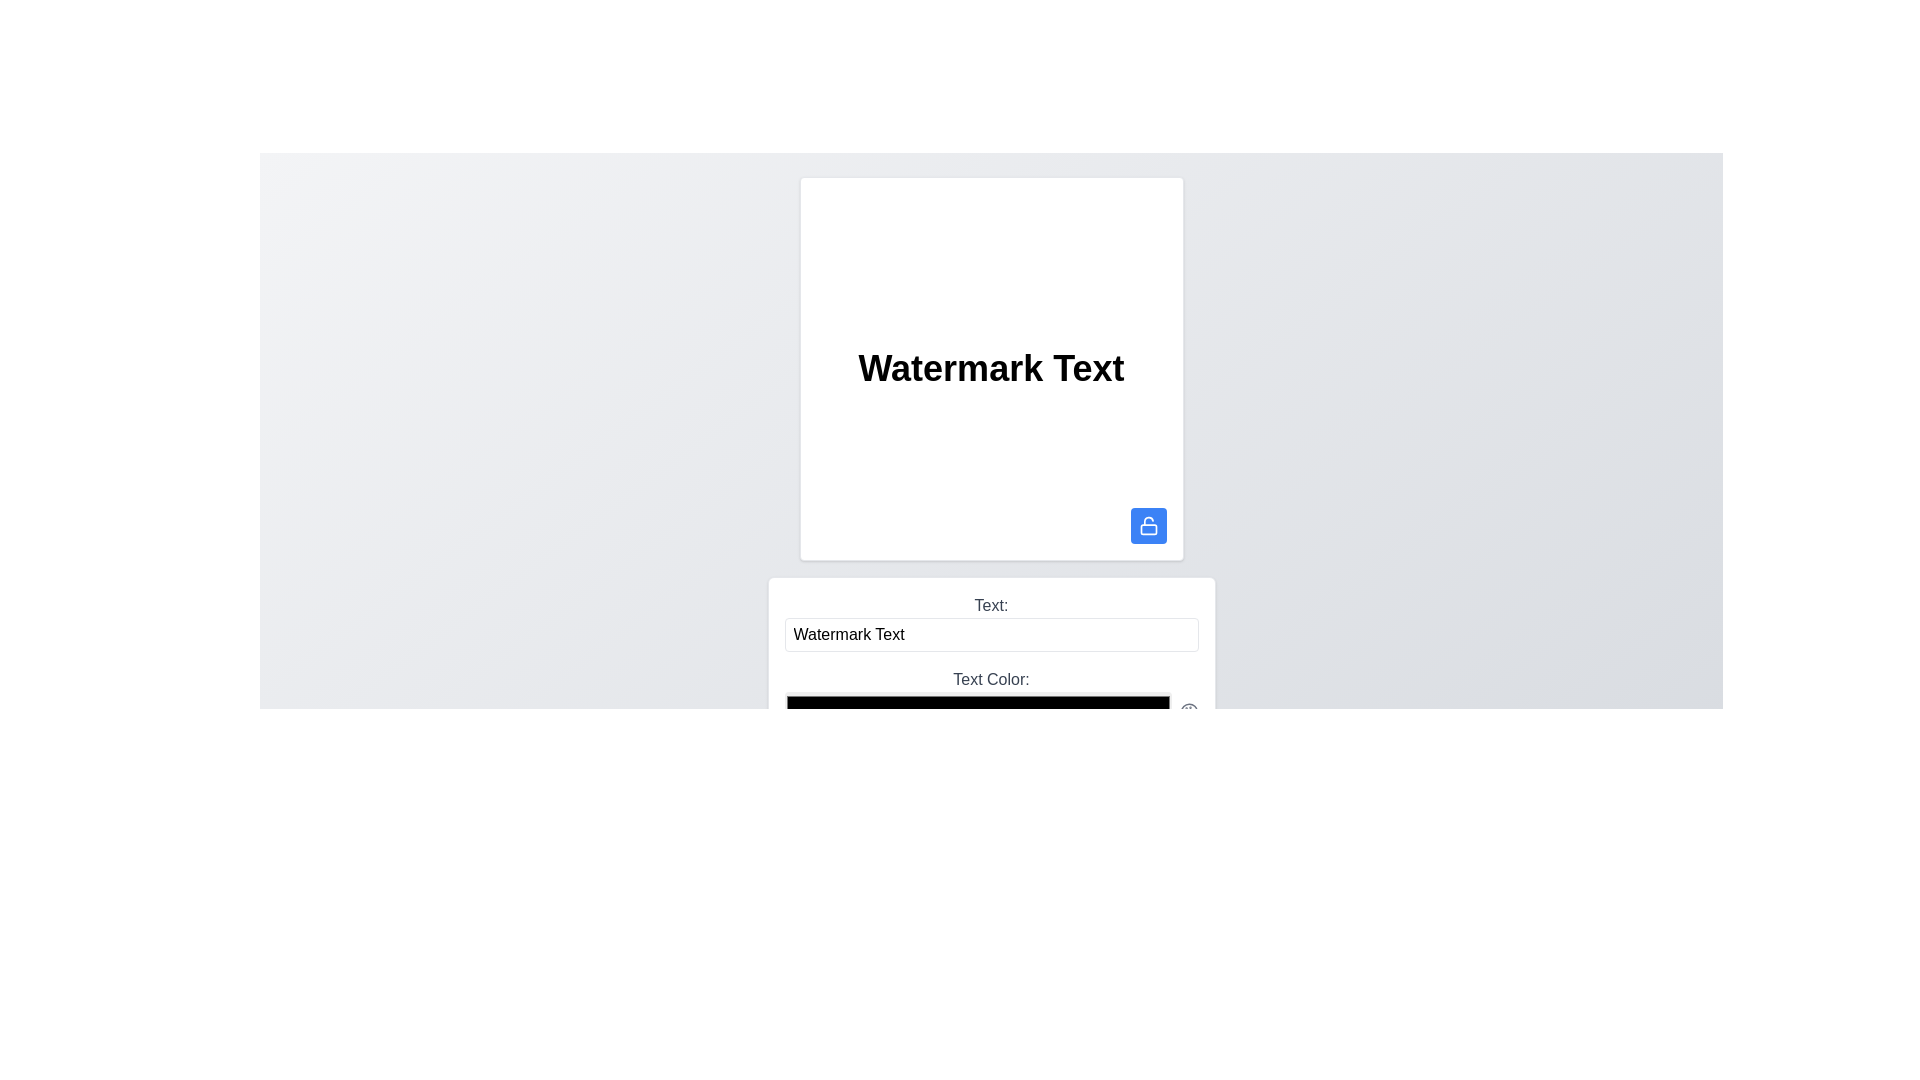  I want to click on the lower rectangular part of the lock icon located in the bottom-right corner of the primary content area, so click(1148, 528).